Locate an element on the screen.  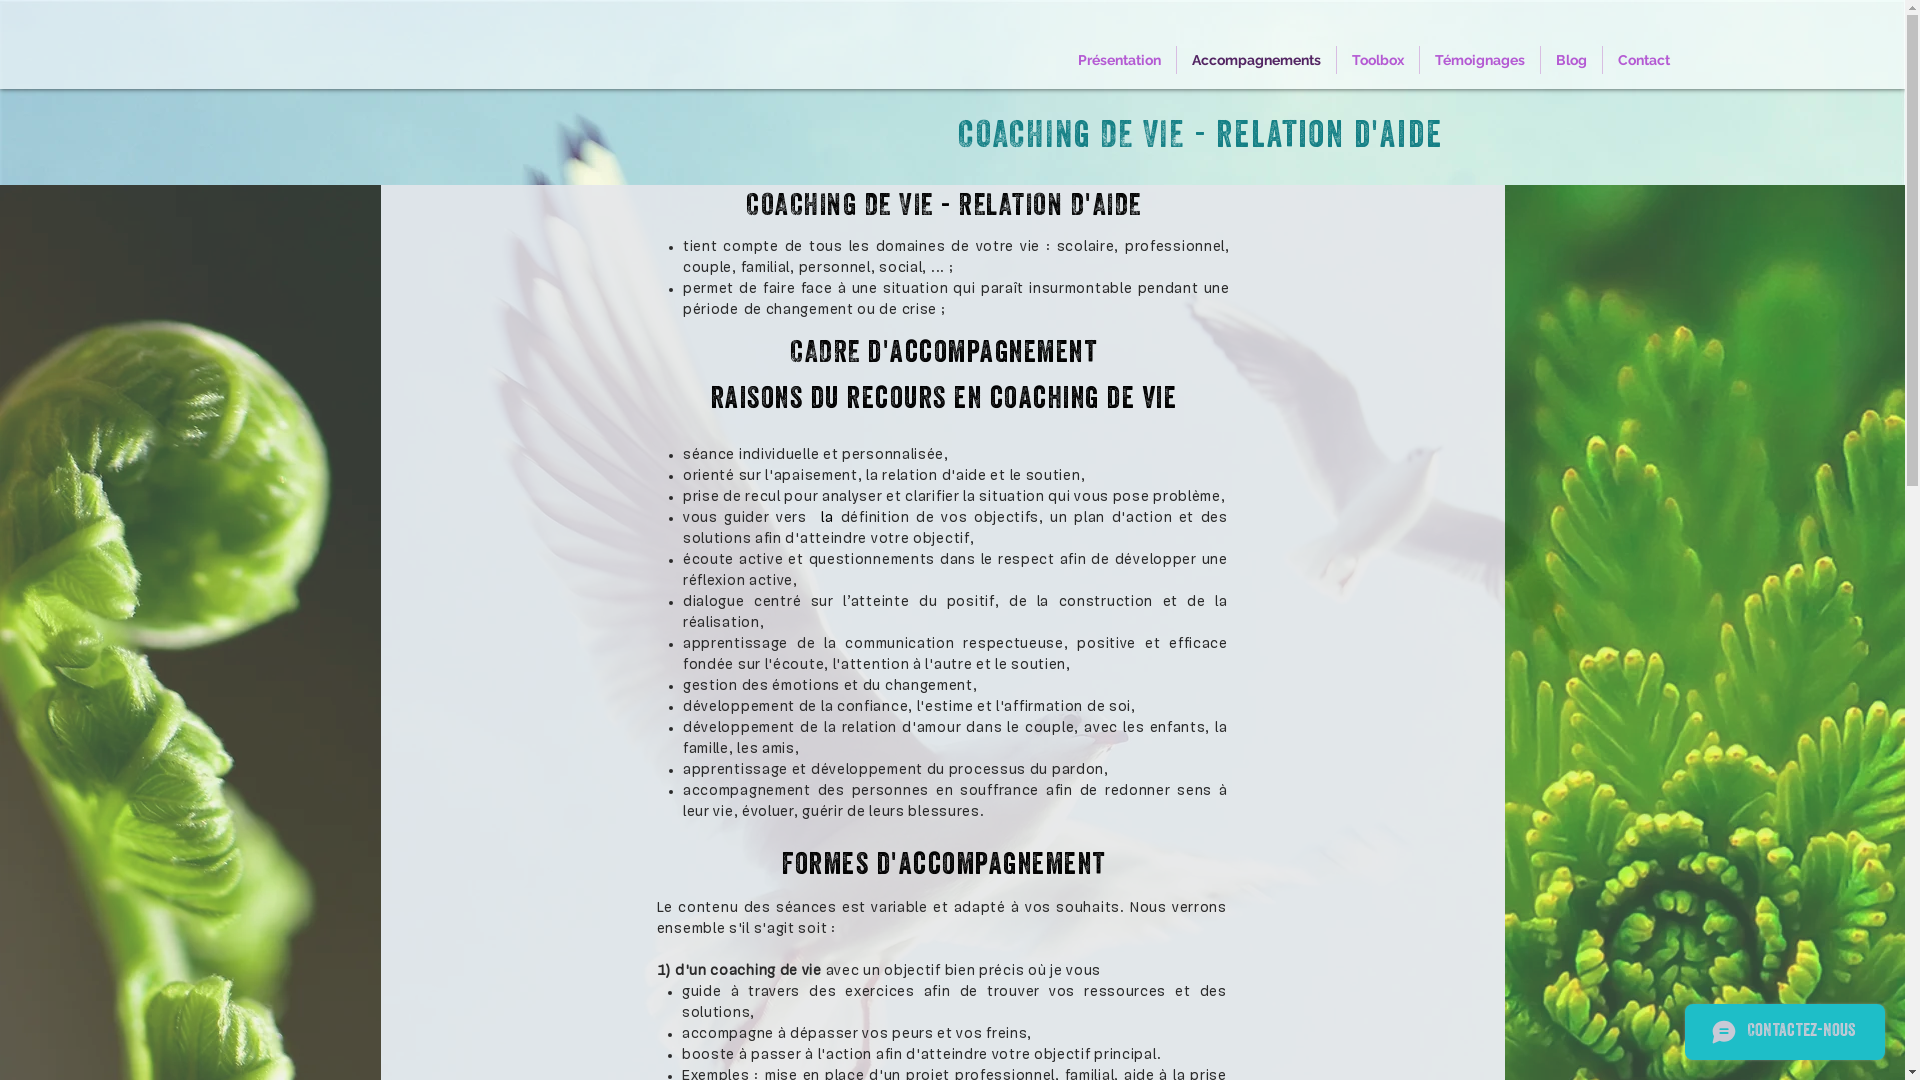
'Accompagnements' is located at coordinates (1255, 59).